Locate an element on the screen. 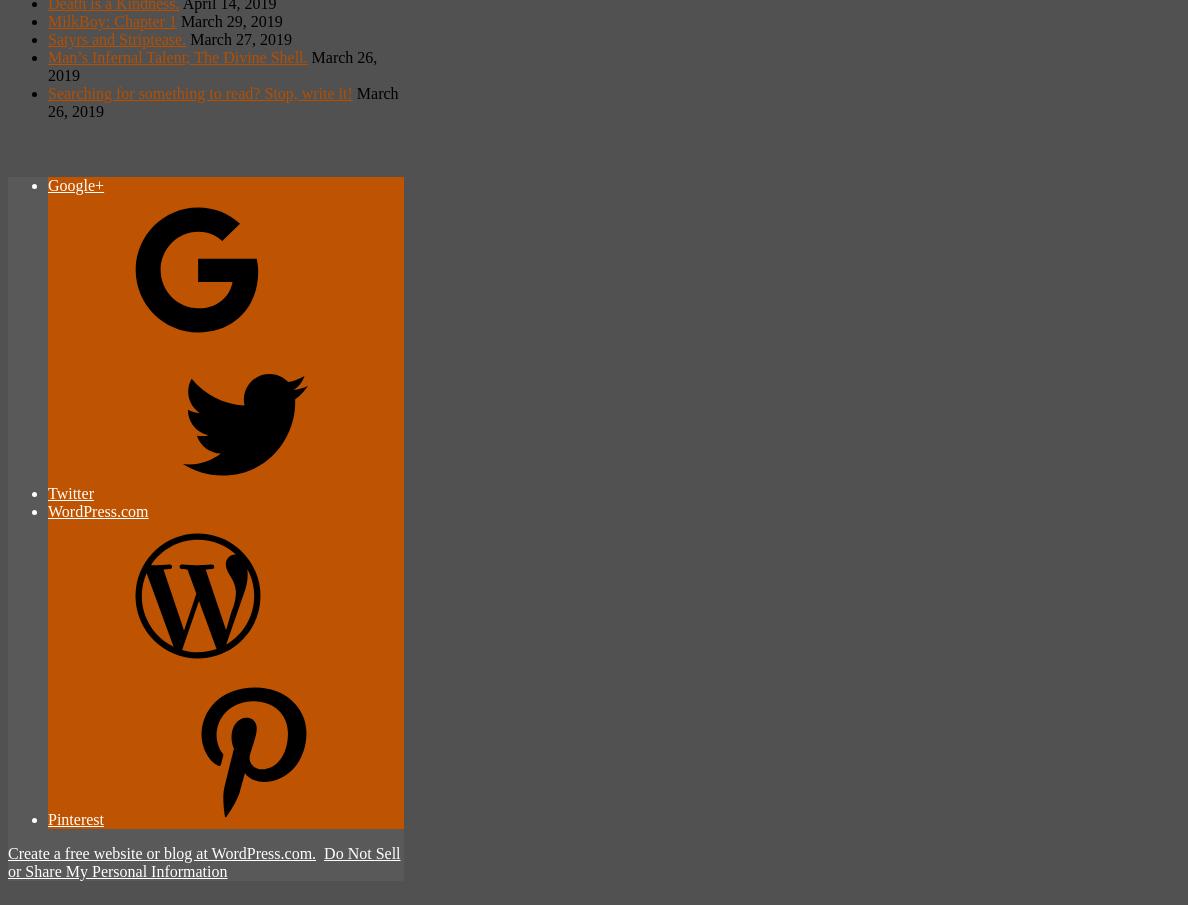  'Satyrs and Striptease.' is located at coordinates (116, 37).